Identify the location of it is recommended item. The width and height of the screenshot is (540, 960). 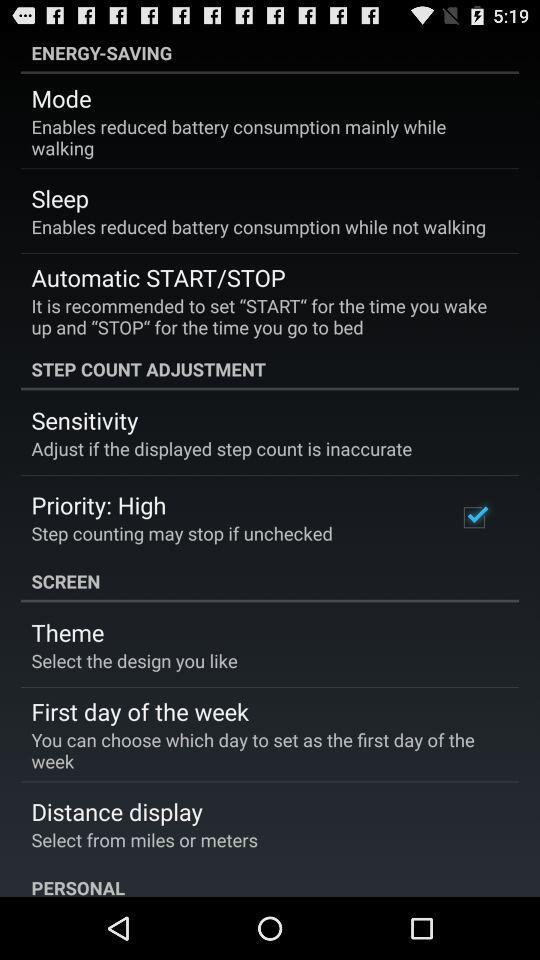
(263, 316).